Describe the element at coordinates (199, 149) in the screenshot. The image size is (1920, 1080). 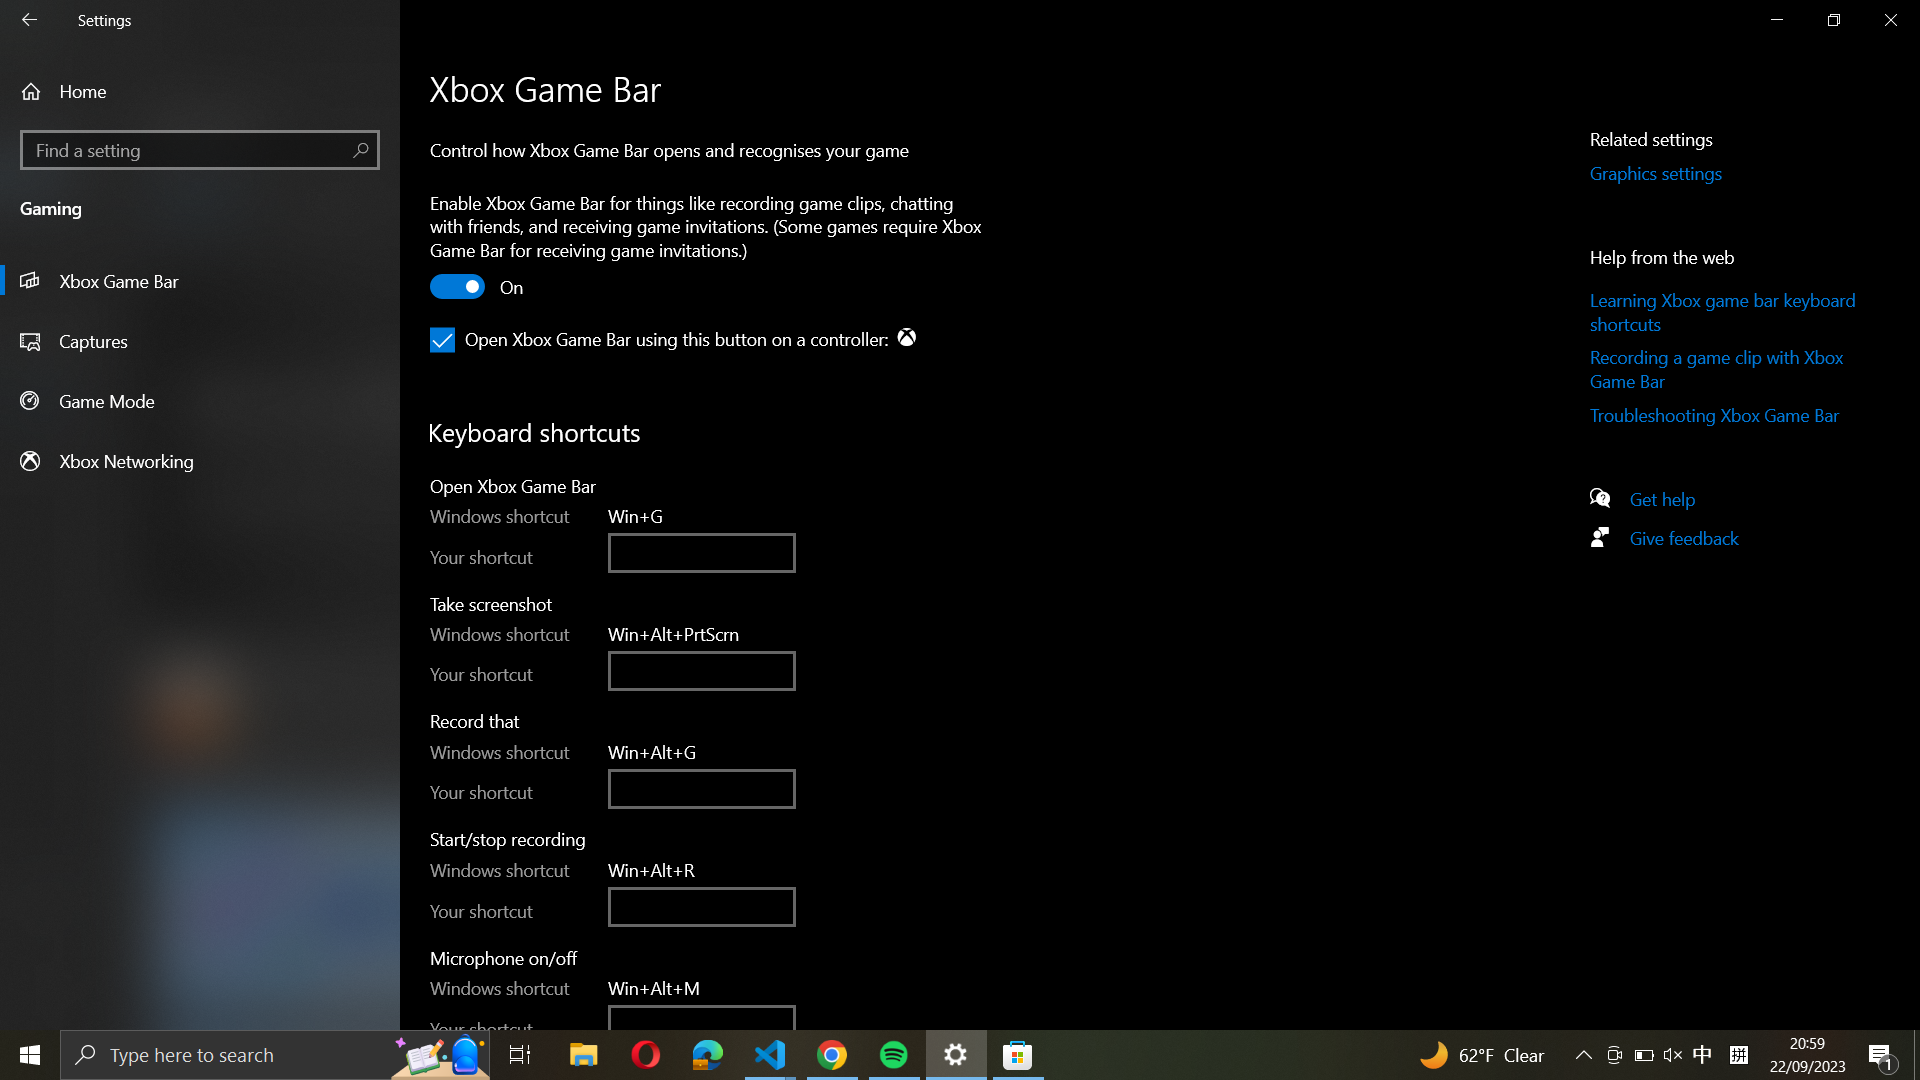
I see `the "Find a setting" interface` at that location.